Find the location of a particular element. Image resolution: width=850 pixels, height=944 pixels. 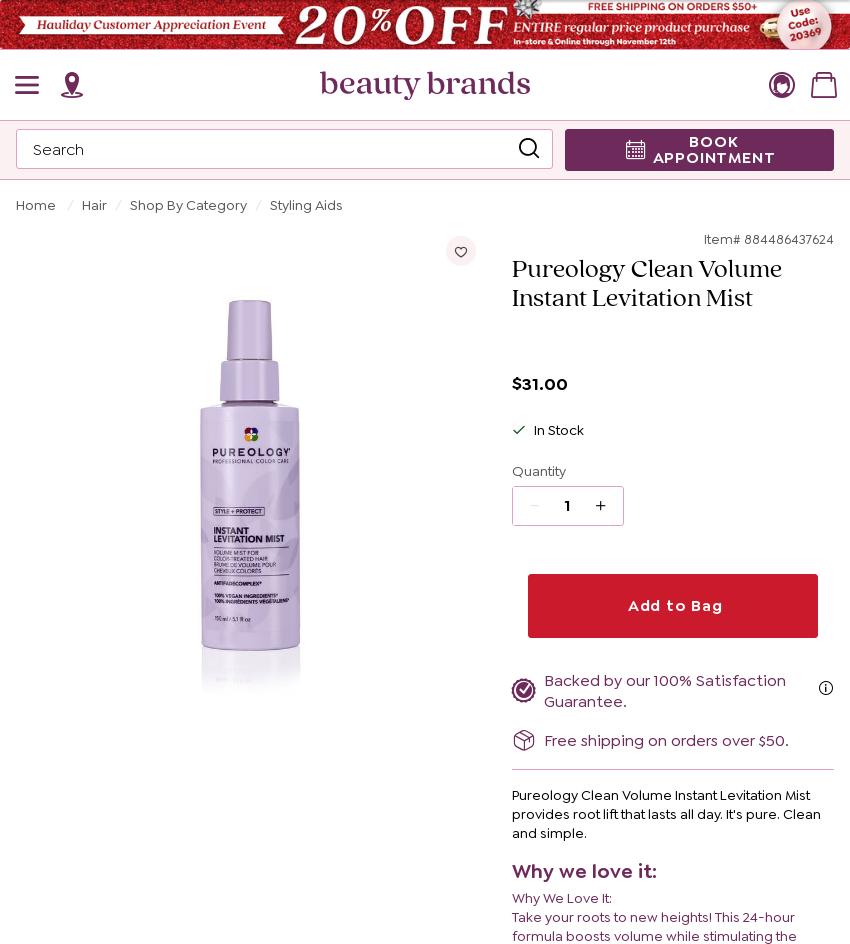

'Why We Love It:' is located at coordinates (510, 897).